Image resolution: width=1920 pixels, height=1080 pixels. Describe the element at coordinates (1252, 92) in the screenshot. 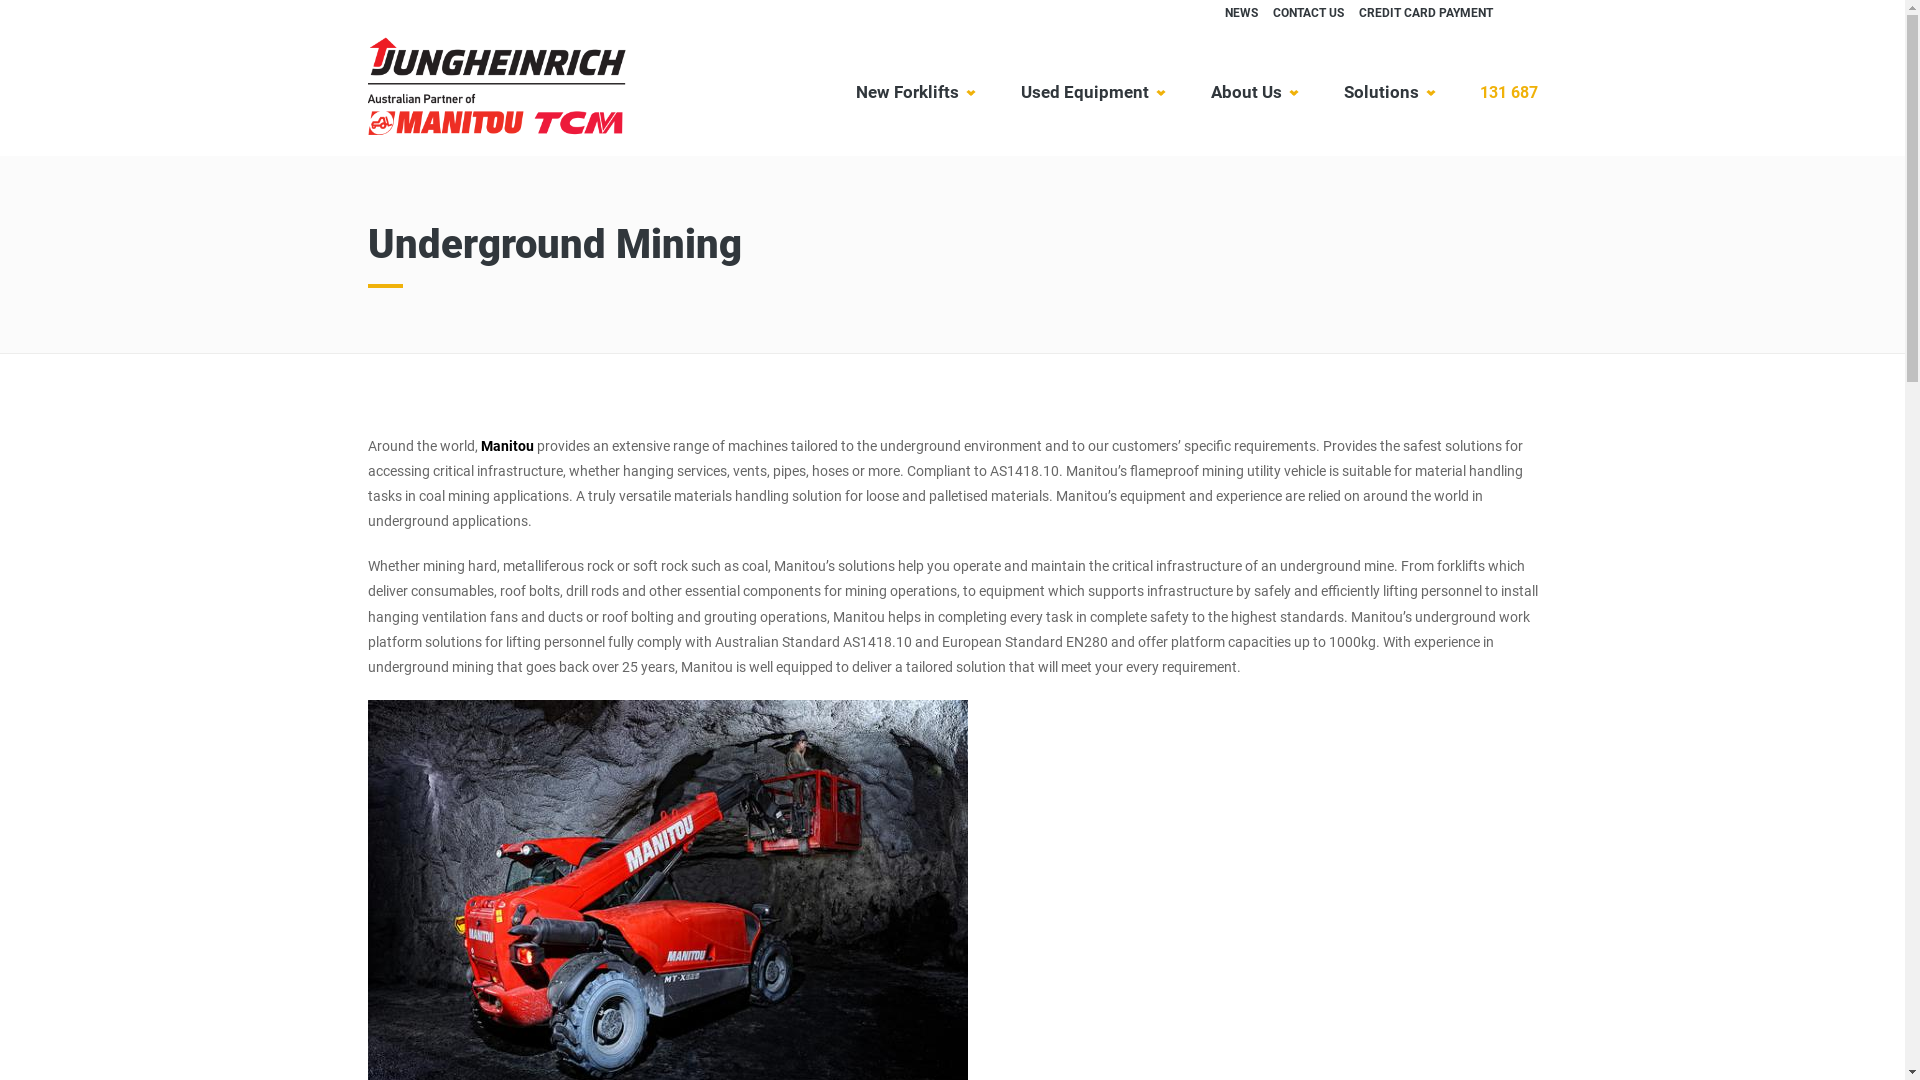

I see `'About Us'` at that location.